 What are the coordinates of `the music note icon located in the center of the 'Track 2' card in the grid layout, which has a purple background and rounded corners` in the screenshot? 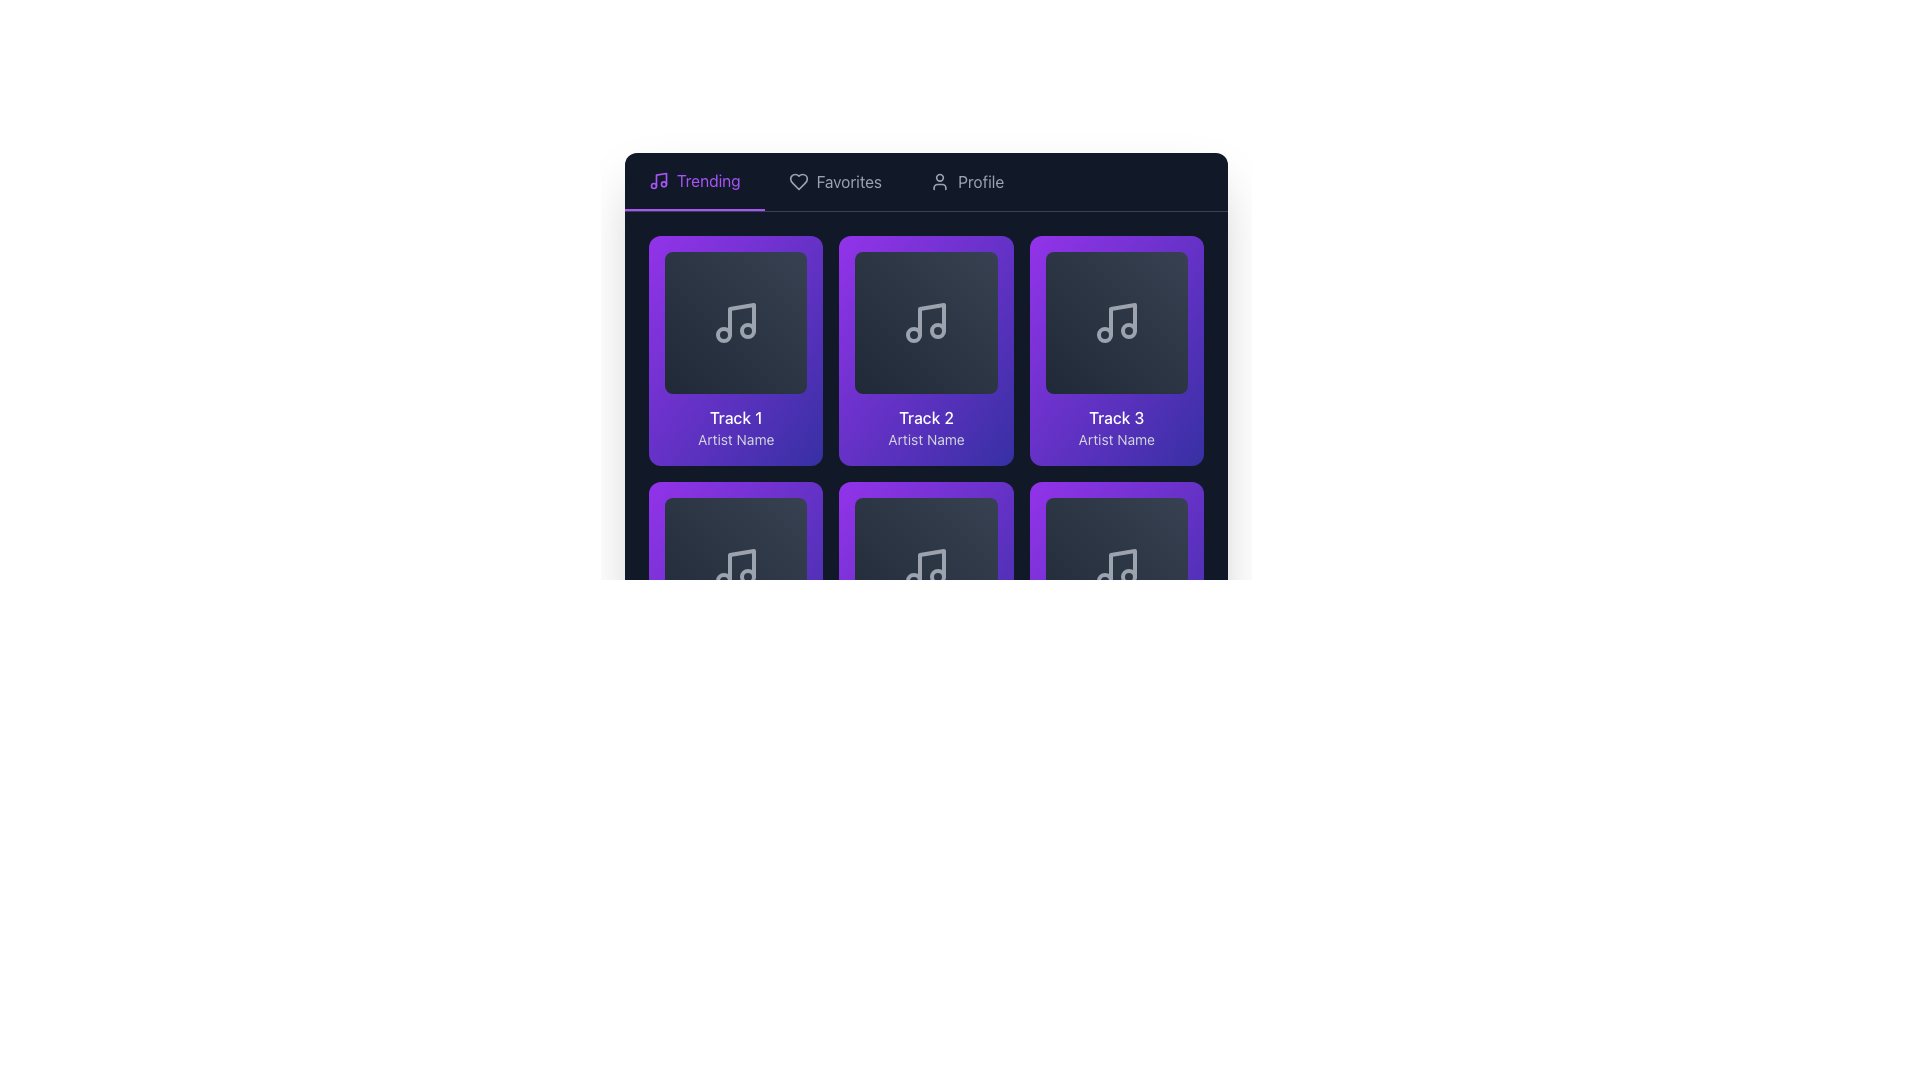 It's located at (925, 322).